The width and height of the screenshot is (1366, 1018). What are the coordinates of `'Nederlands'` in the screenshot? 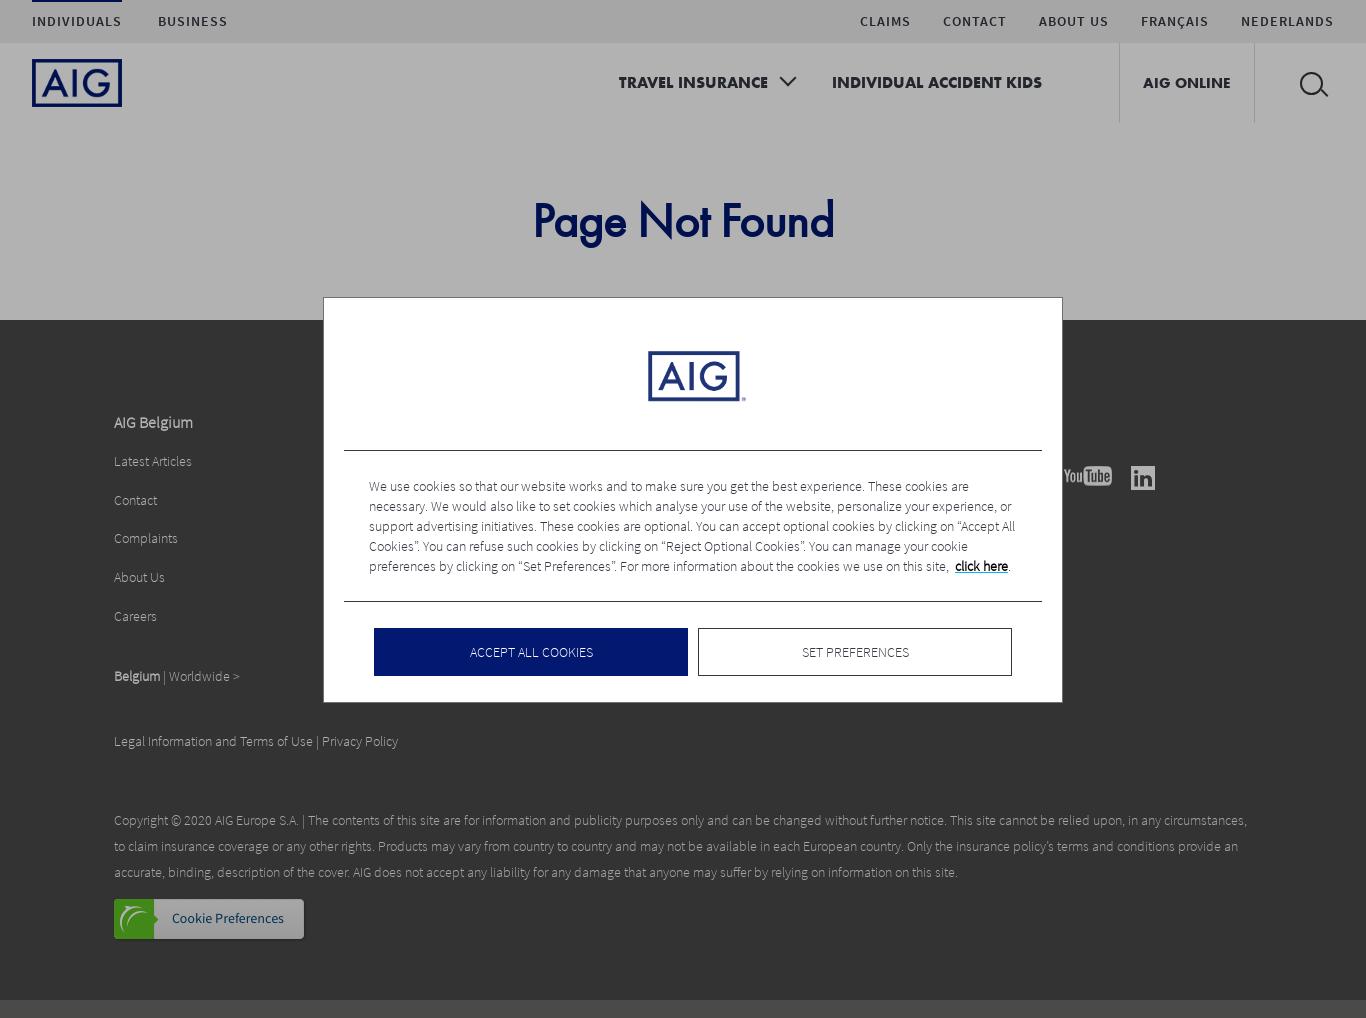 It's located at (1286, 19).